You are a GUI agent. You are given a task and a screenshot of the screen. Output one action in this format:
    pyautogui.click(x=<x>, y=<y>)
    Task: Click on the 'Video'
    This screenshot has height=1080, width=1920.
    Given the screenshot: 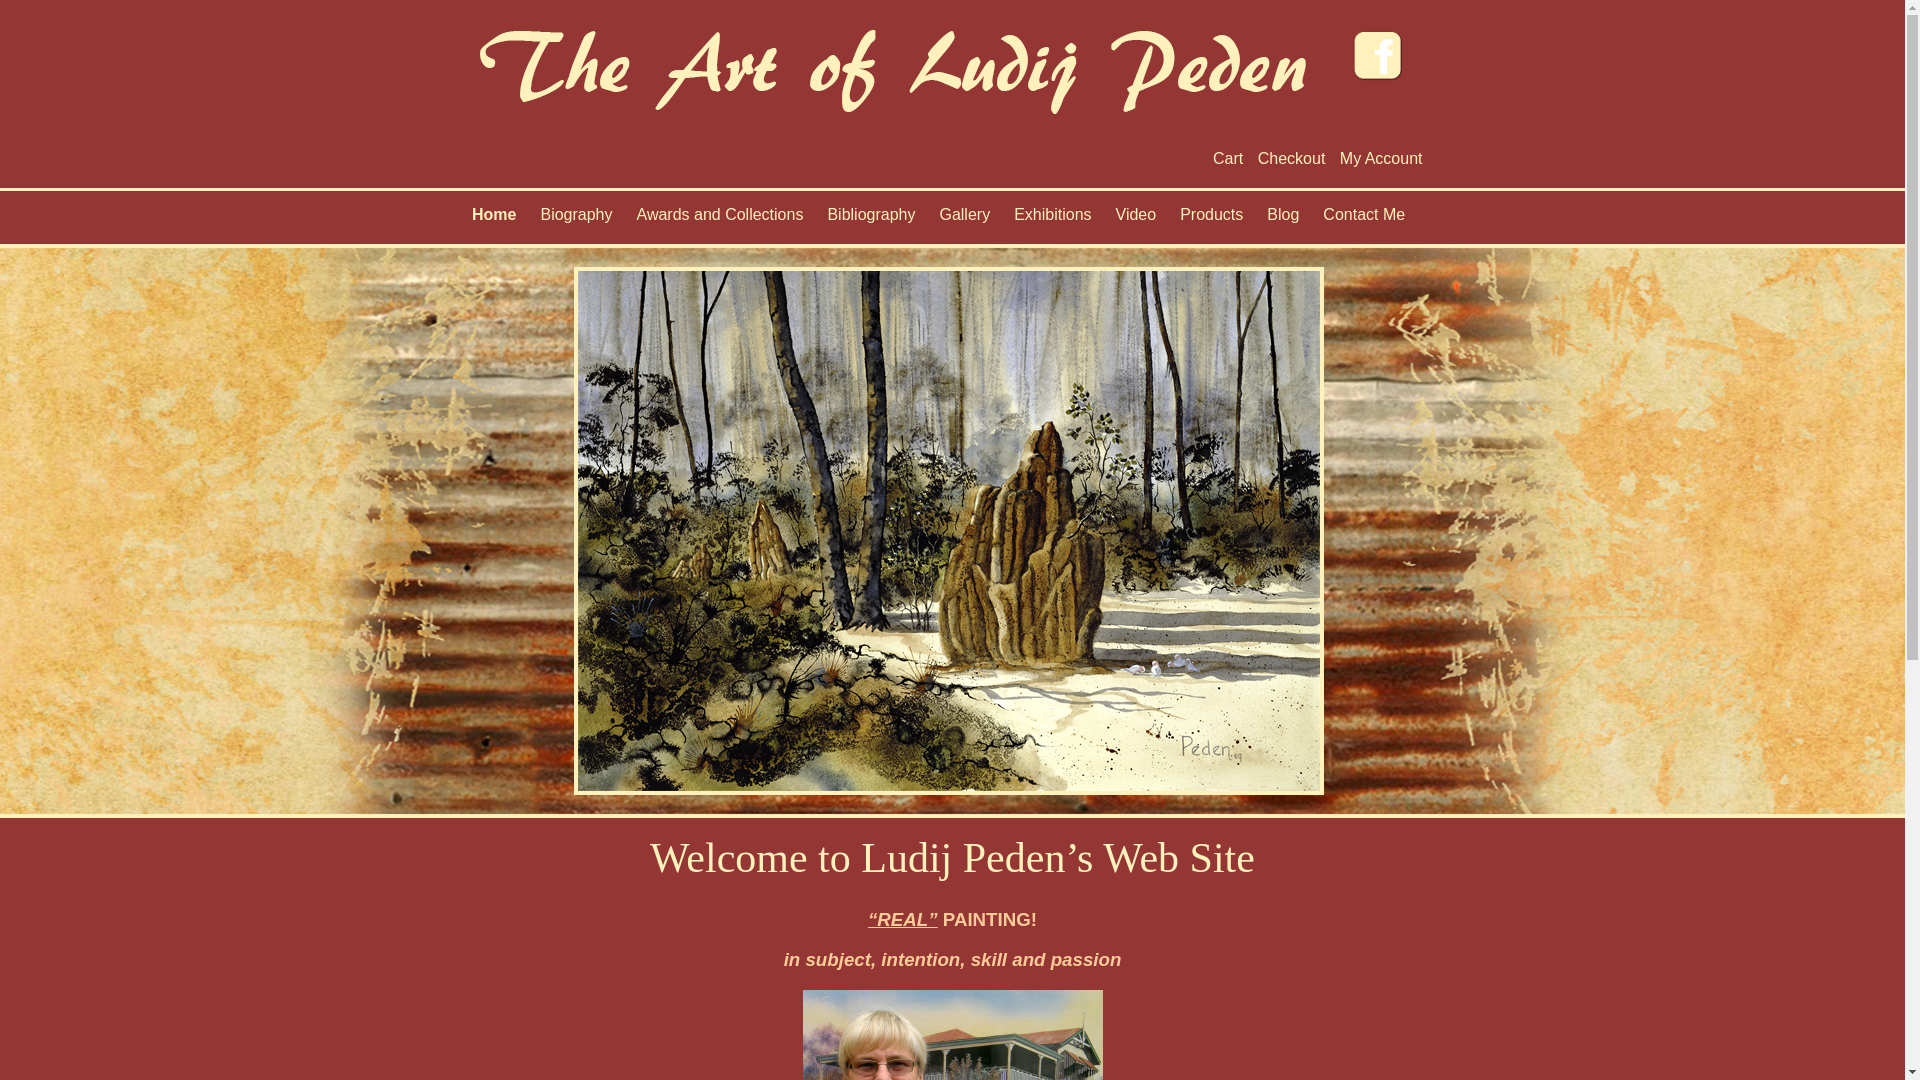 What is the action you would take?
    pyautogui.click(x=1136, y=219)
    